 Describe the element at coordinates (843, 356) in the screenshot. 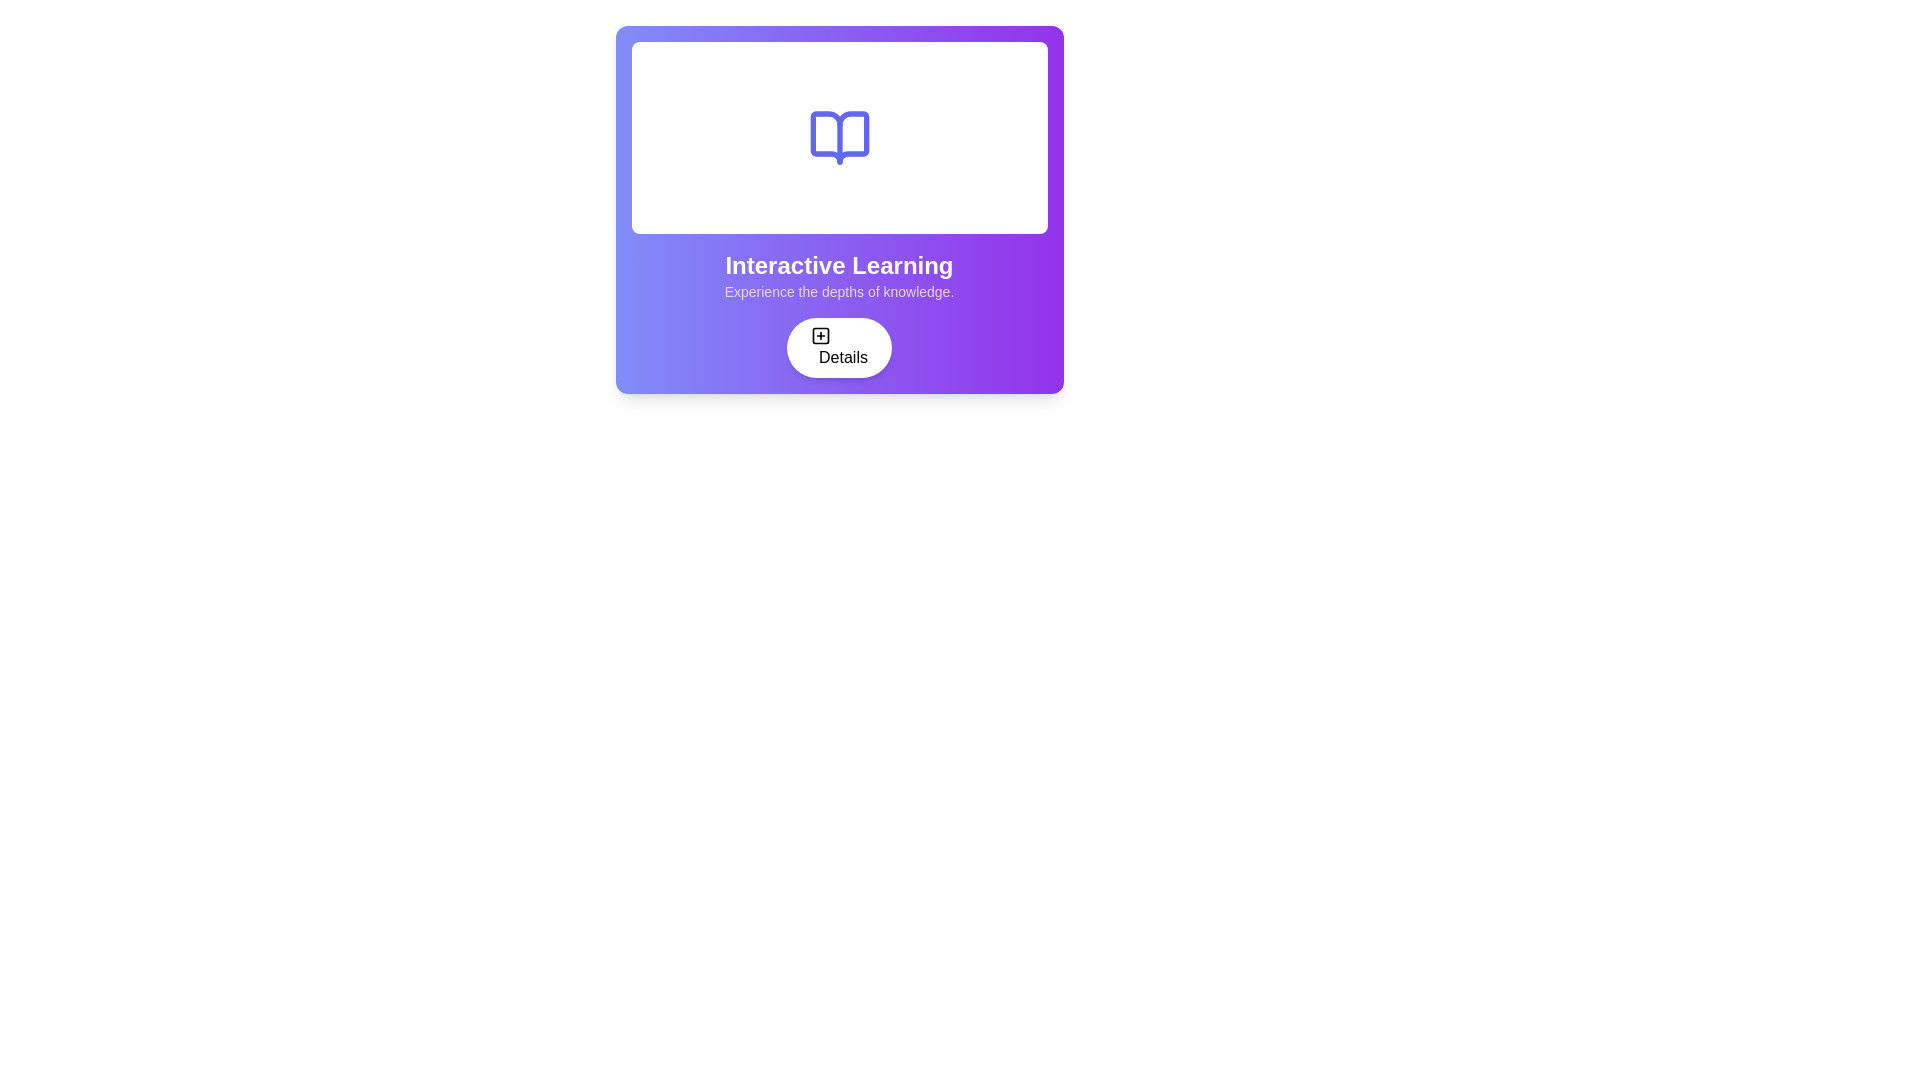

I see `the text label displaying 'Details' which is part of a rounded button structure and positioned to the right of an icon resembling a square with a plus sign` at that location.